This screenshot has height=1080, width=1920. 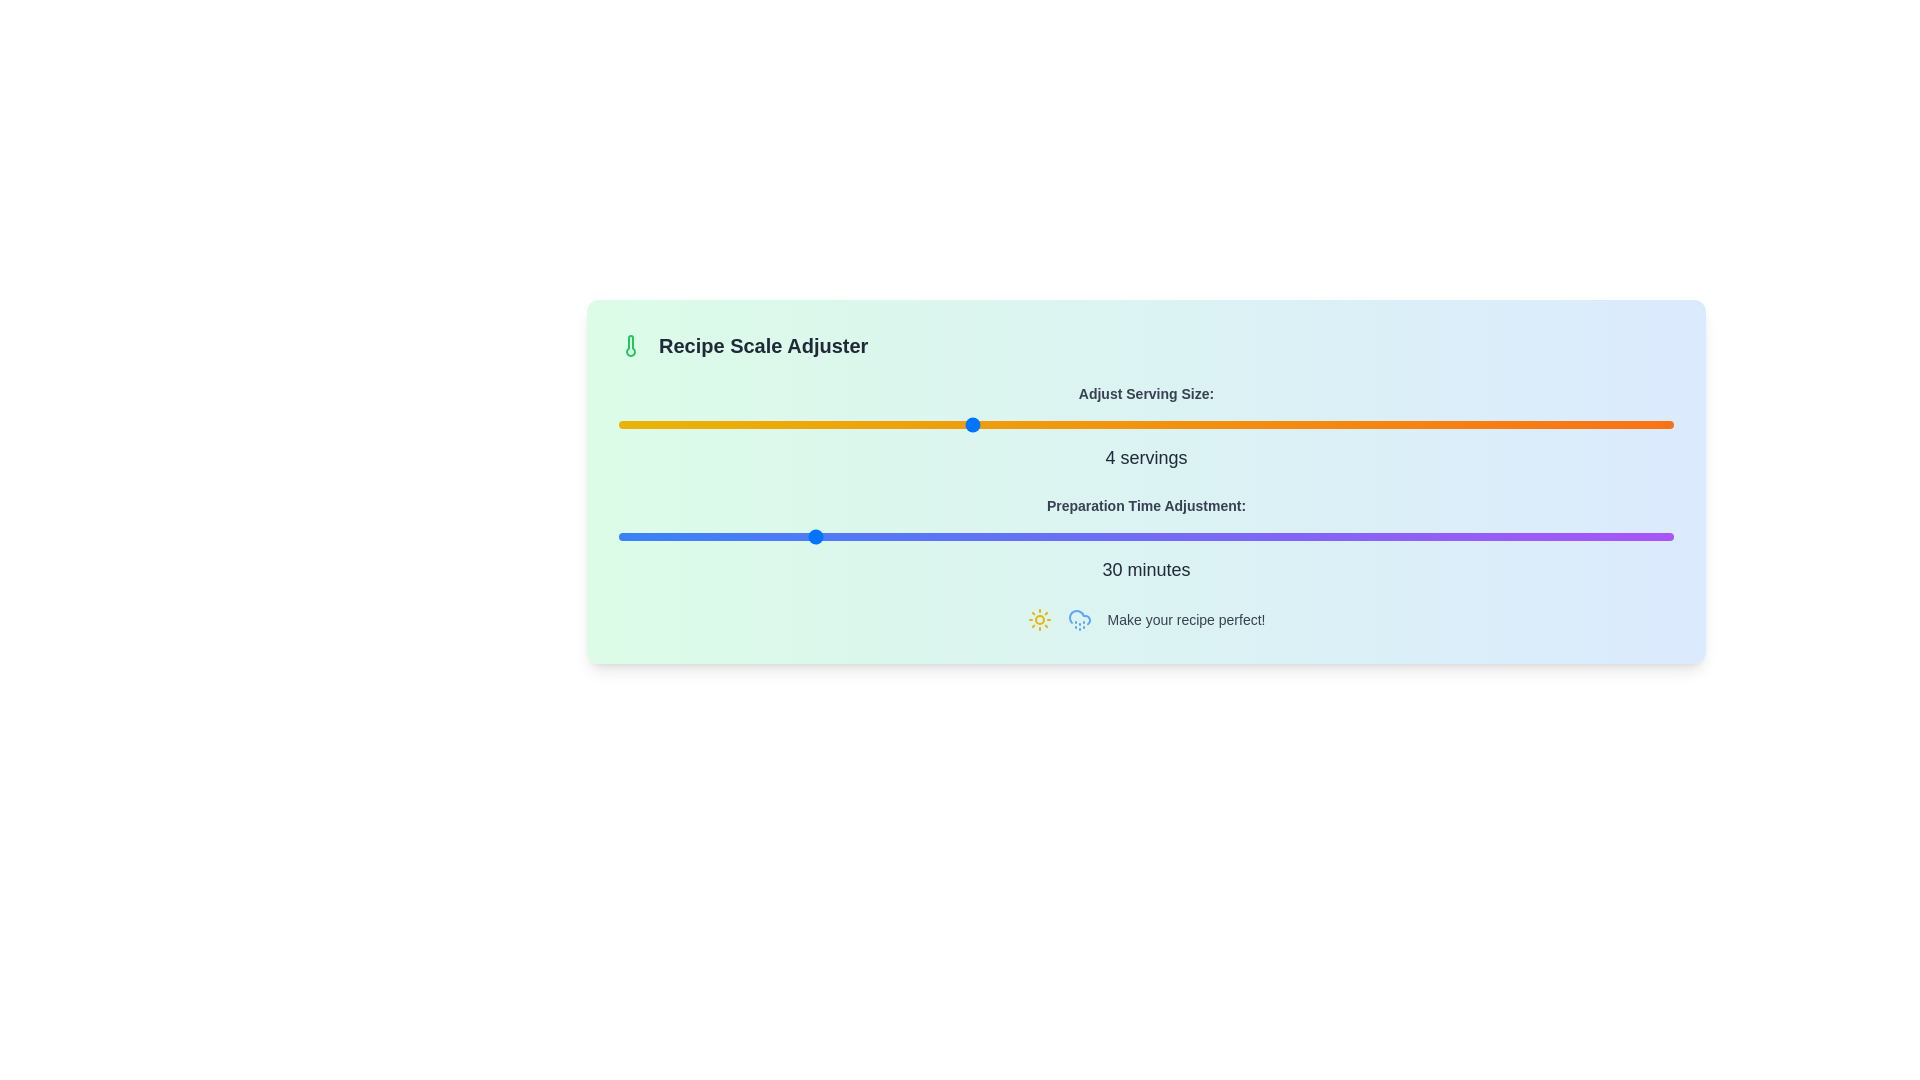 What do you see at coordinates (1375, 535) in the screenshot?
I see `the preparation time` at bounding box center [1375, 535].